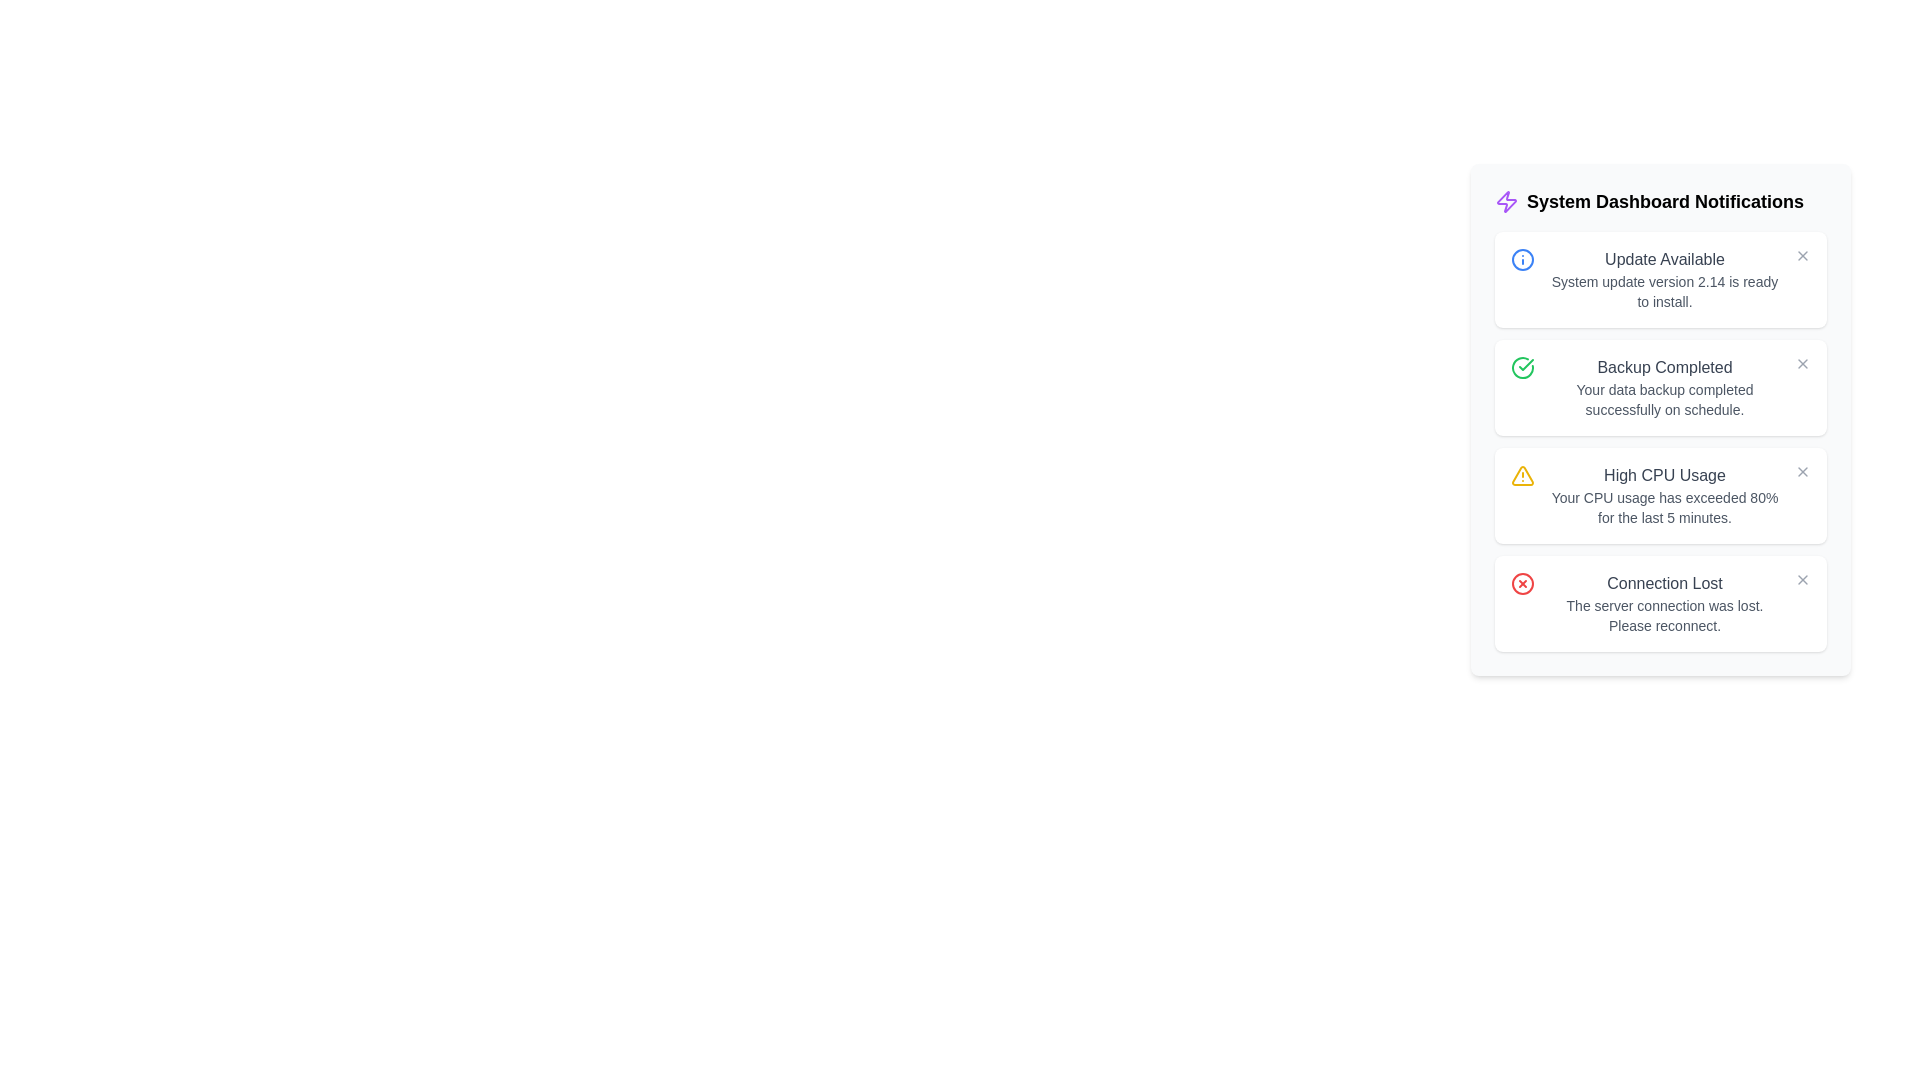  I want to click on the 'Update Available' notification icon located at the top right of the notification list, so click(1521, 258).